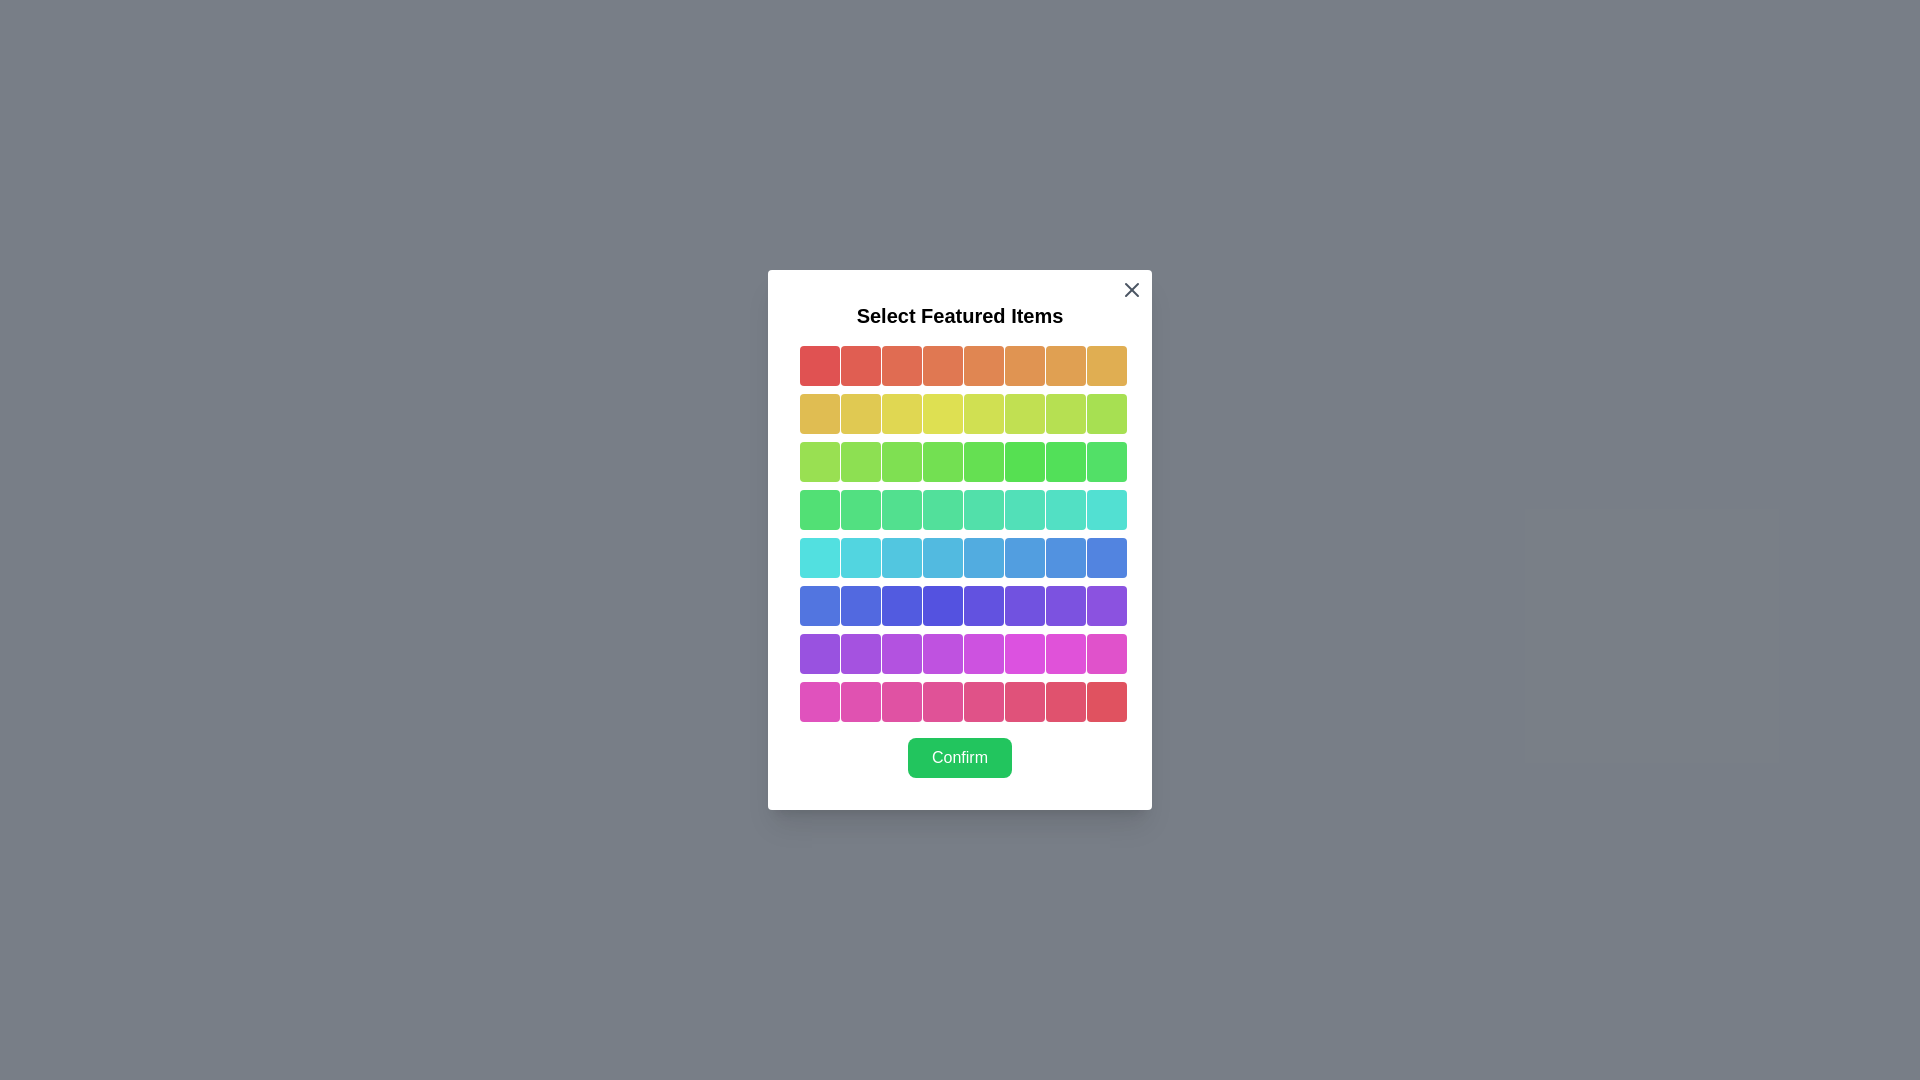  What do you see at coordinates (960, 758) in the screenshot?
I see `the 'Confirm' button to finalize the selection` at bounding box center [960, 758].